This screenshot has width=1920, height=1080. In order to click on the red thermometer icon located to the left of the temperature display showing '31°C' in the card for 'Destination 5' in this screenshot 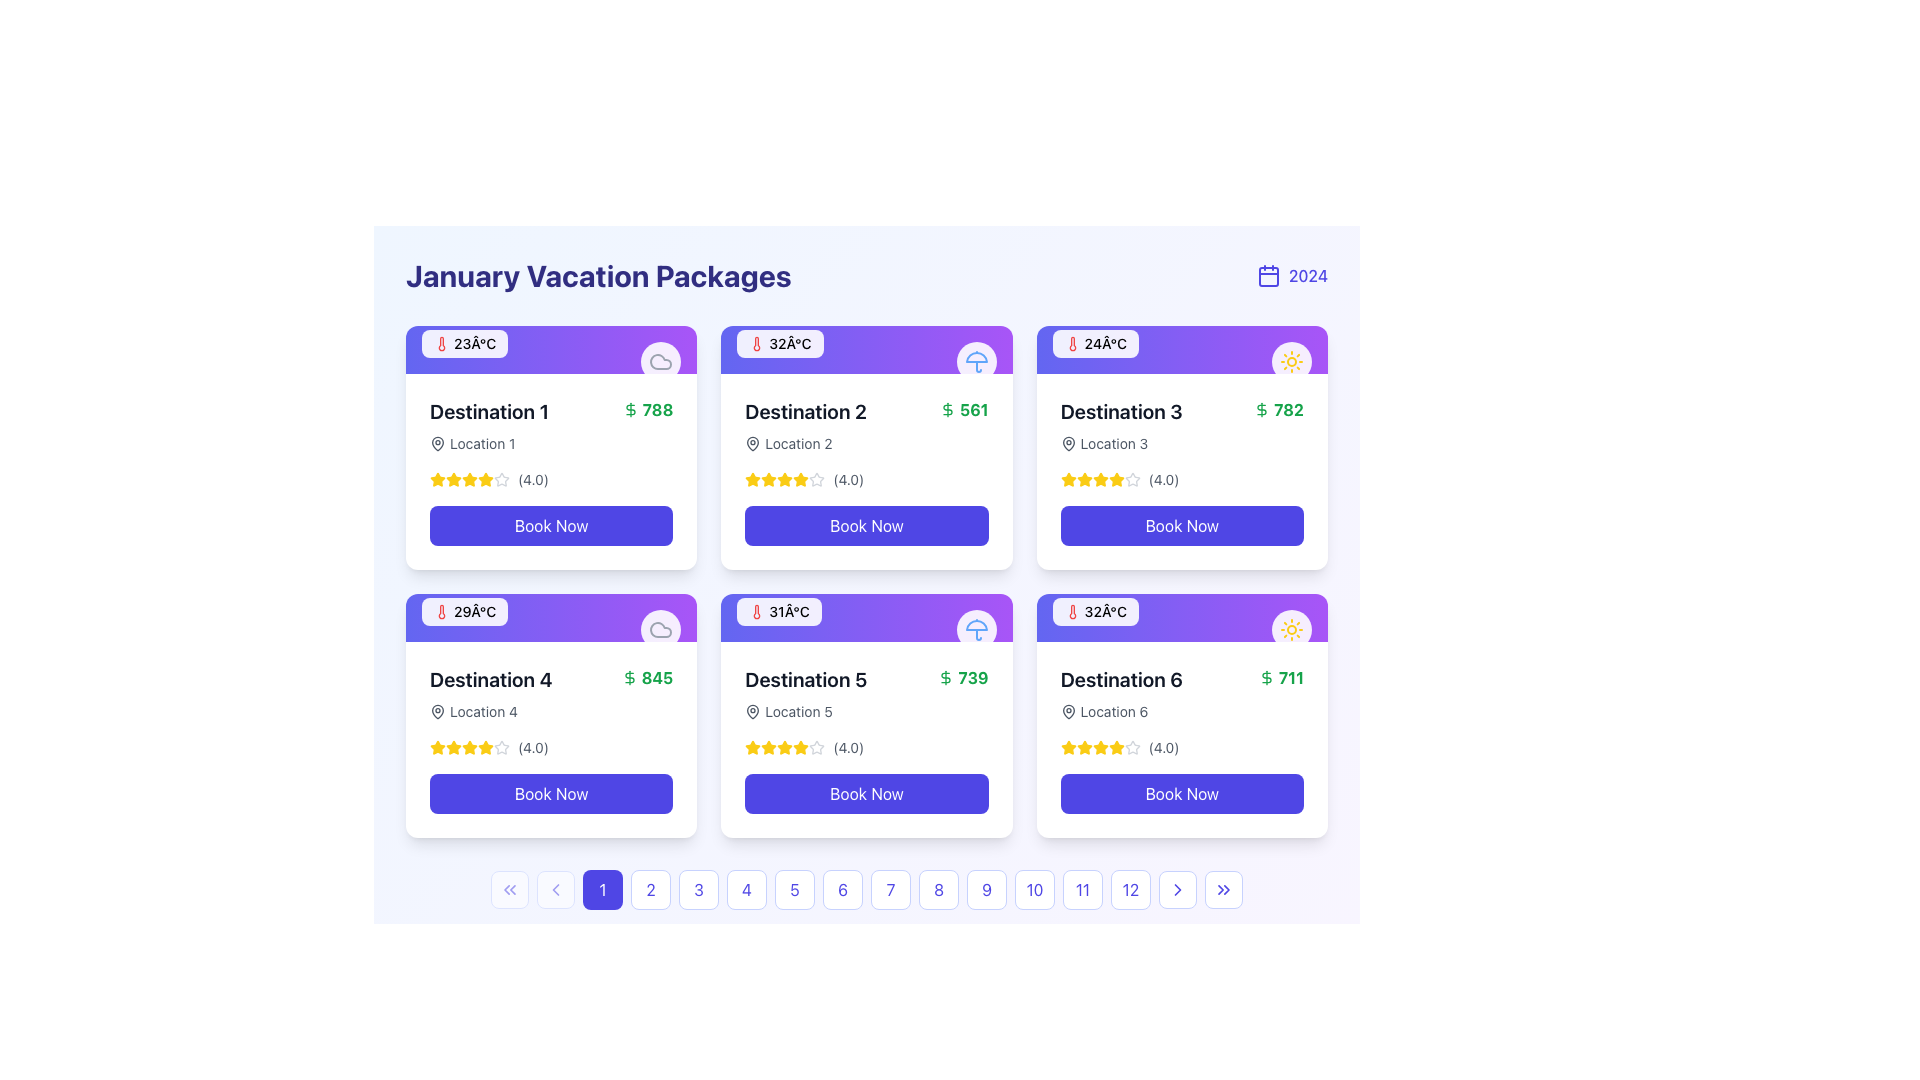, I will do `click(756, 611)`.